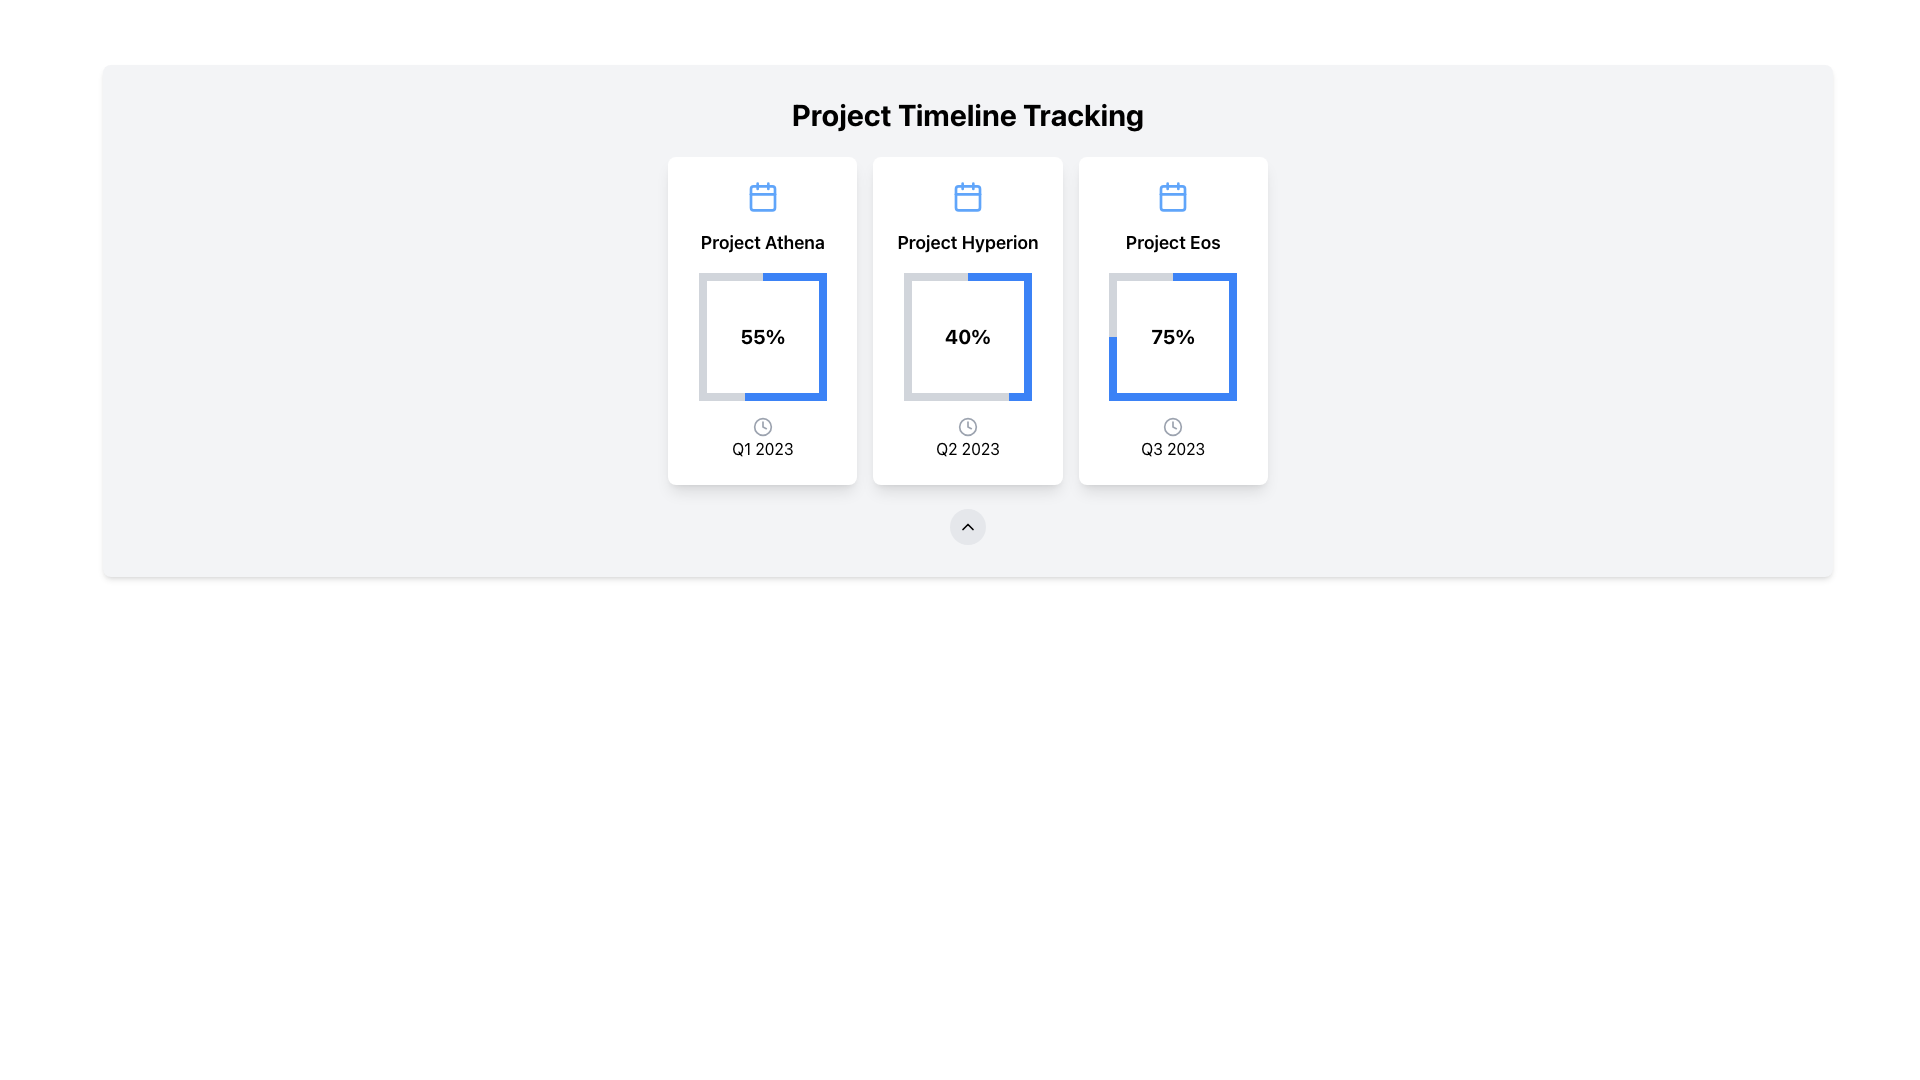 The image size is (1920, 1080). What do you see at coordinates (1173, 319) in the screenshot?
I see `the project progress summary card for 'Eos', which displays 75% completion and is located in the top-right corner of the grid layout` at bounding box center [1173, 319].